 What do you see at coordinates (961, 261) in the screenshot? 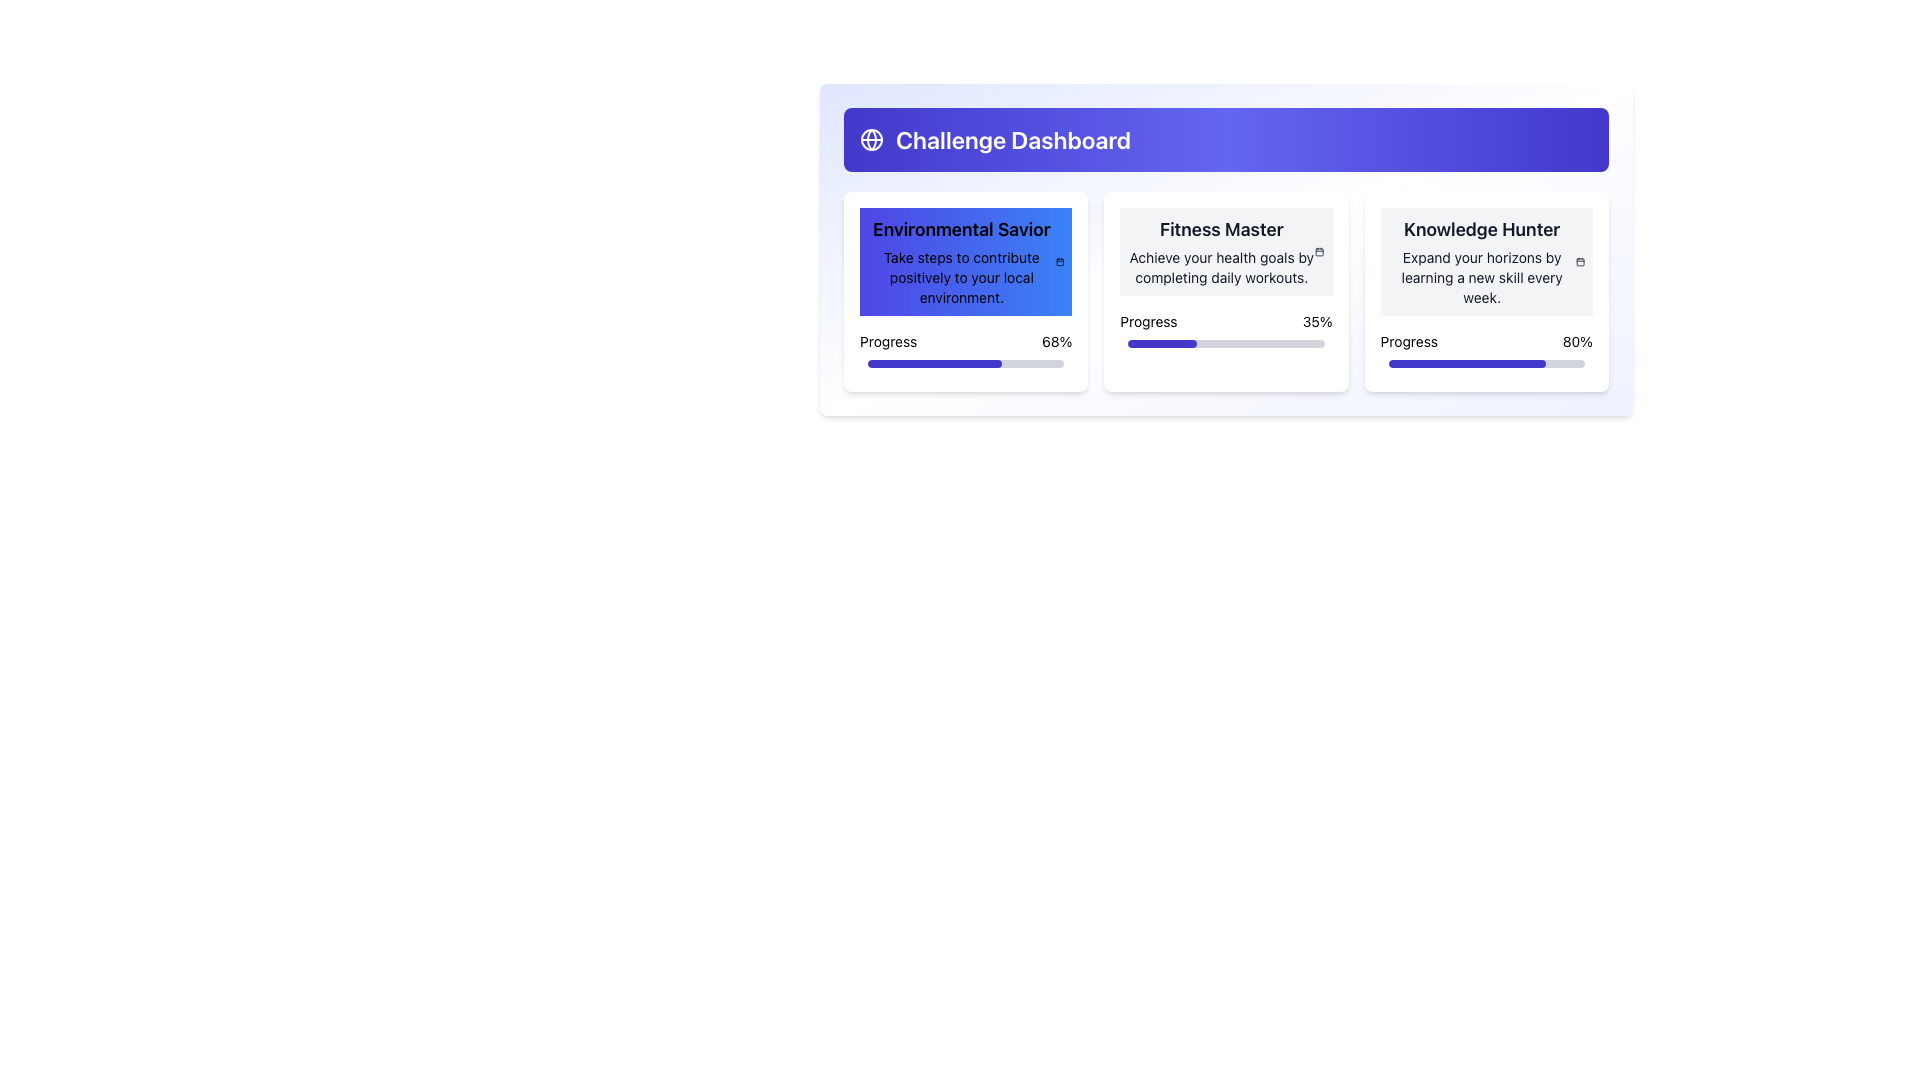
I see `the text element titled 'Environmental Savior' which is located in the first card of the three-card layout below the 'Challenge Dashboard' header` at bounding box center [961, 261].